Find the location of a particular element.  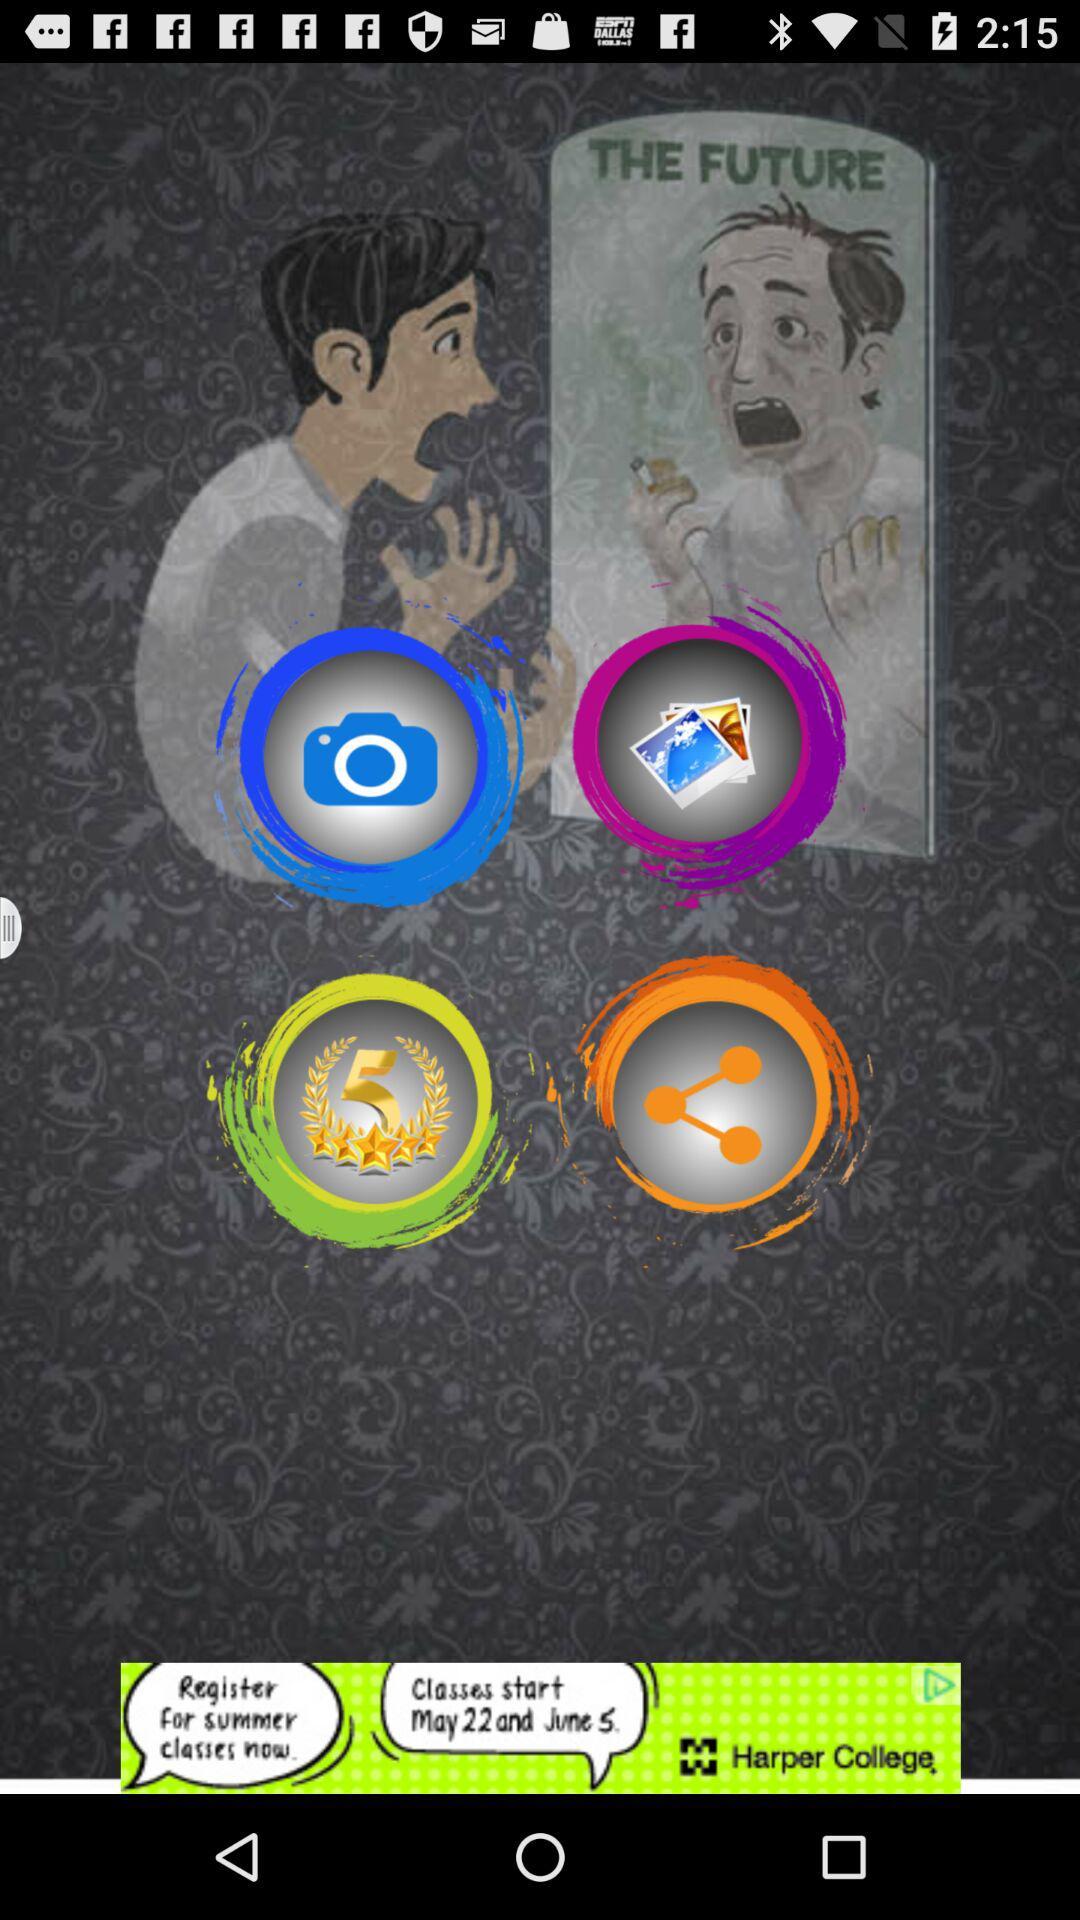

advertisement is located at coordinates (540, 1727).